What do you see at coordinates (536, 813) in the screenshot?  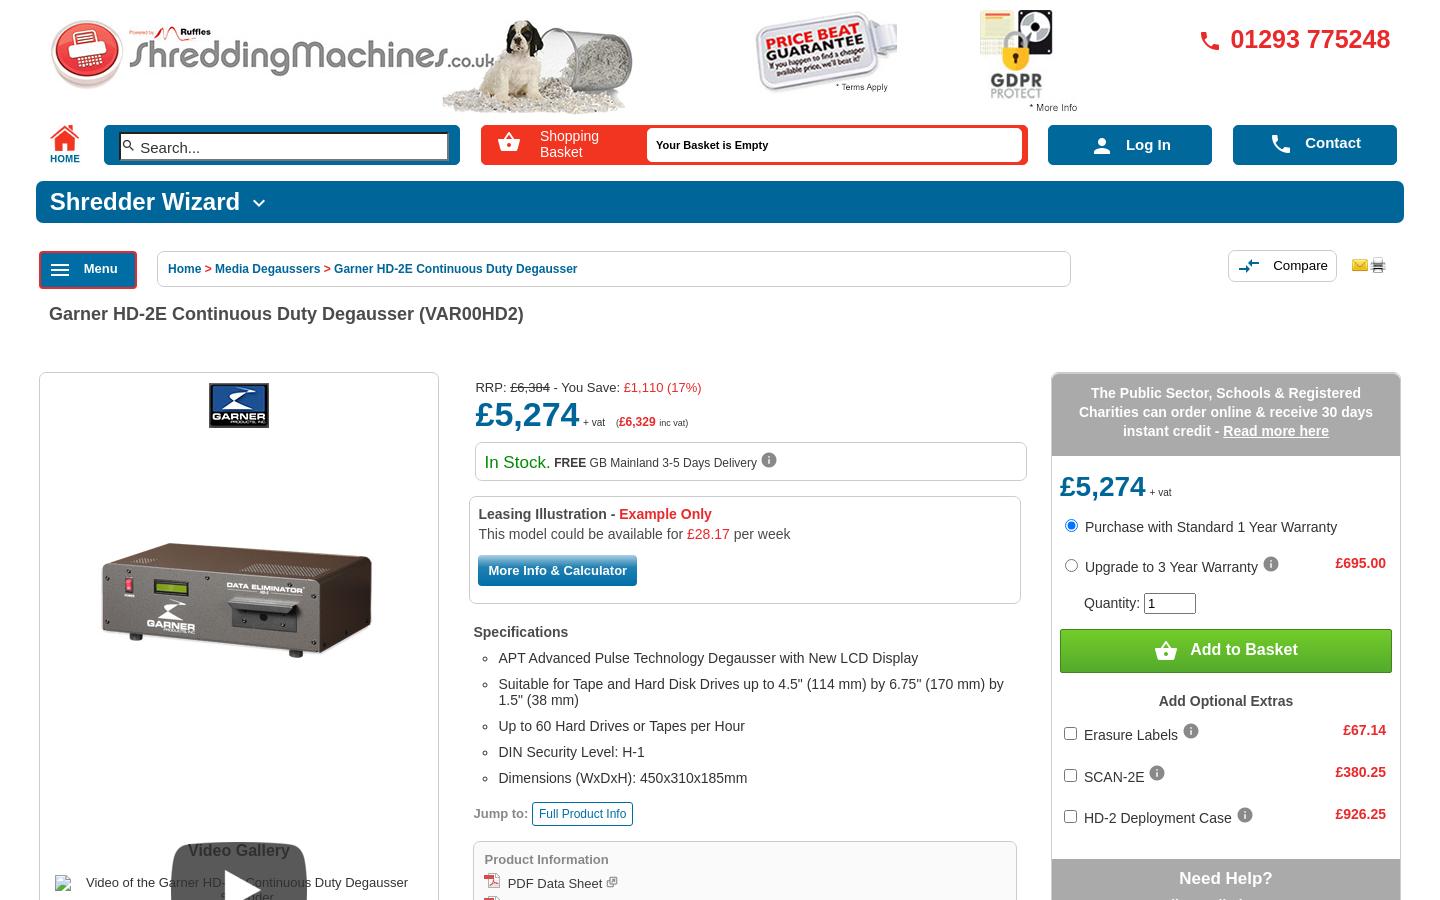 I see `'Full Product Info'` at bounding box center [536, 813].